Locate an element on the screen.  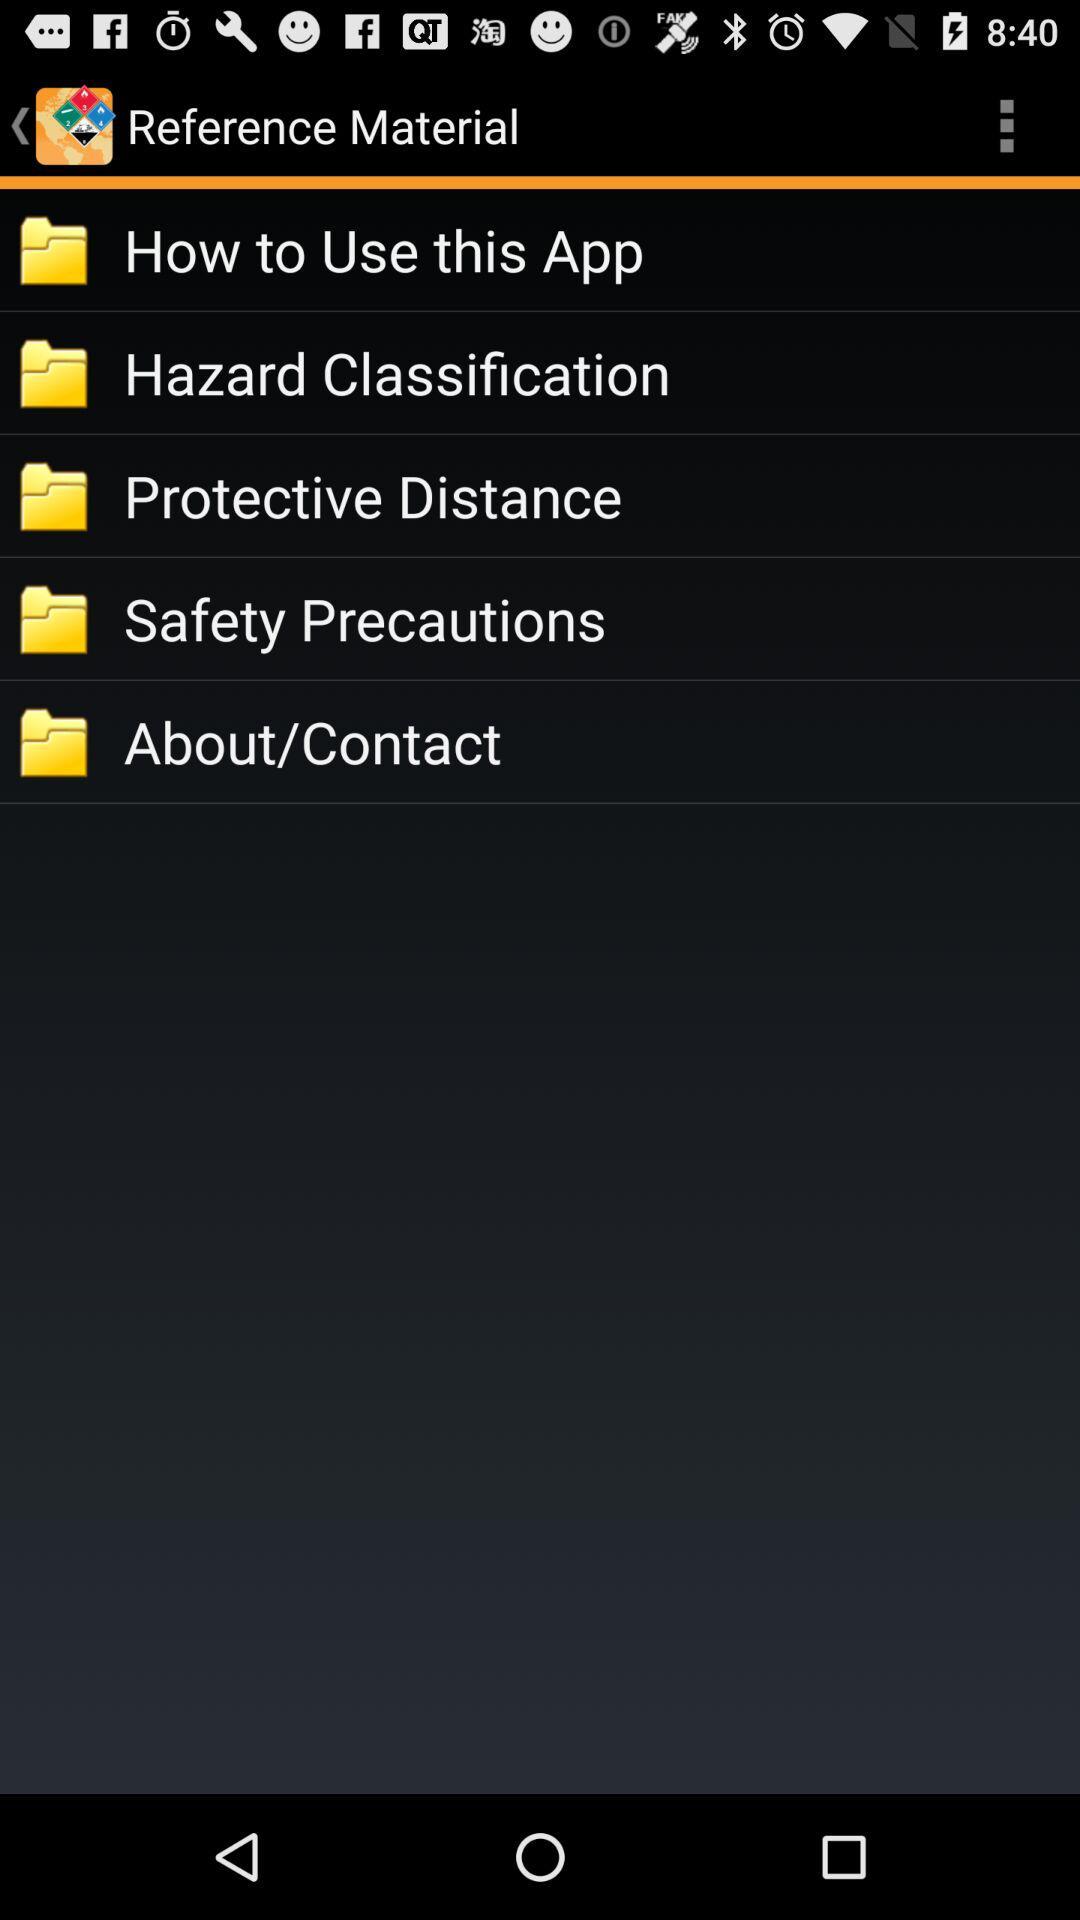
safety precautions is located at coordinates (600, 617).